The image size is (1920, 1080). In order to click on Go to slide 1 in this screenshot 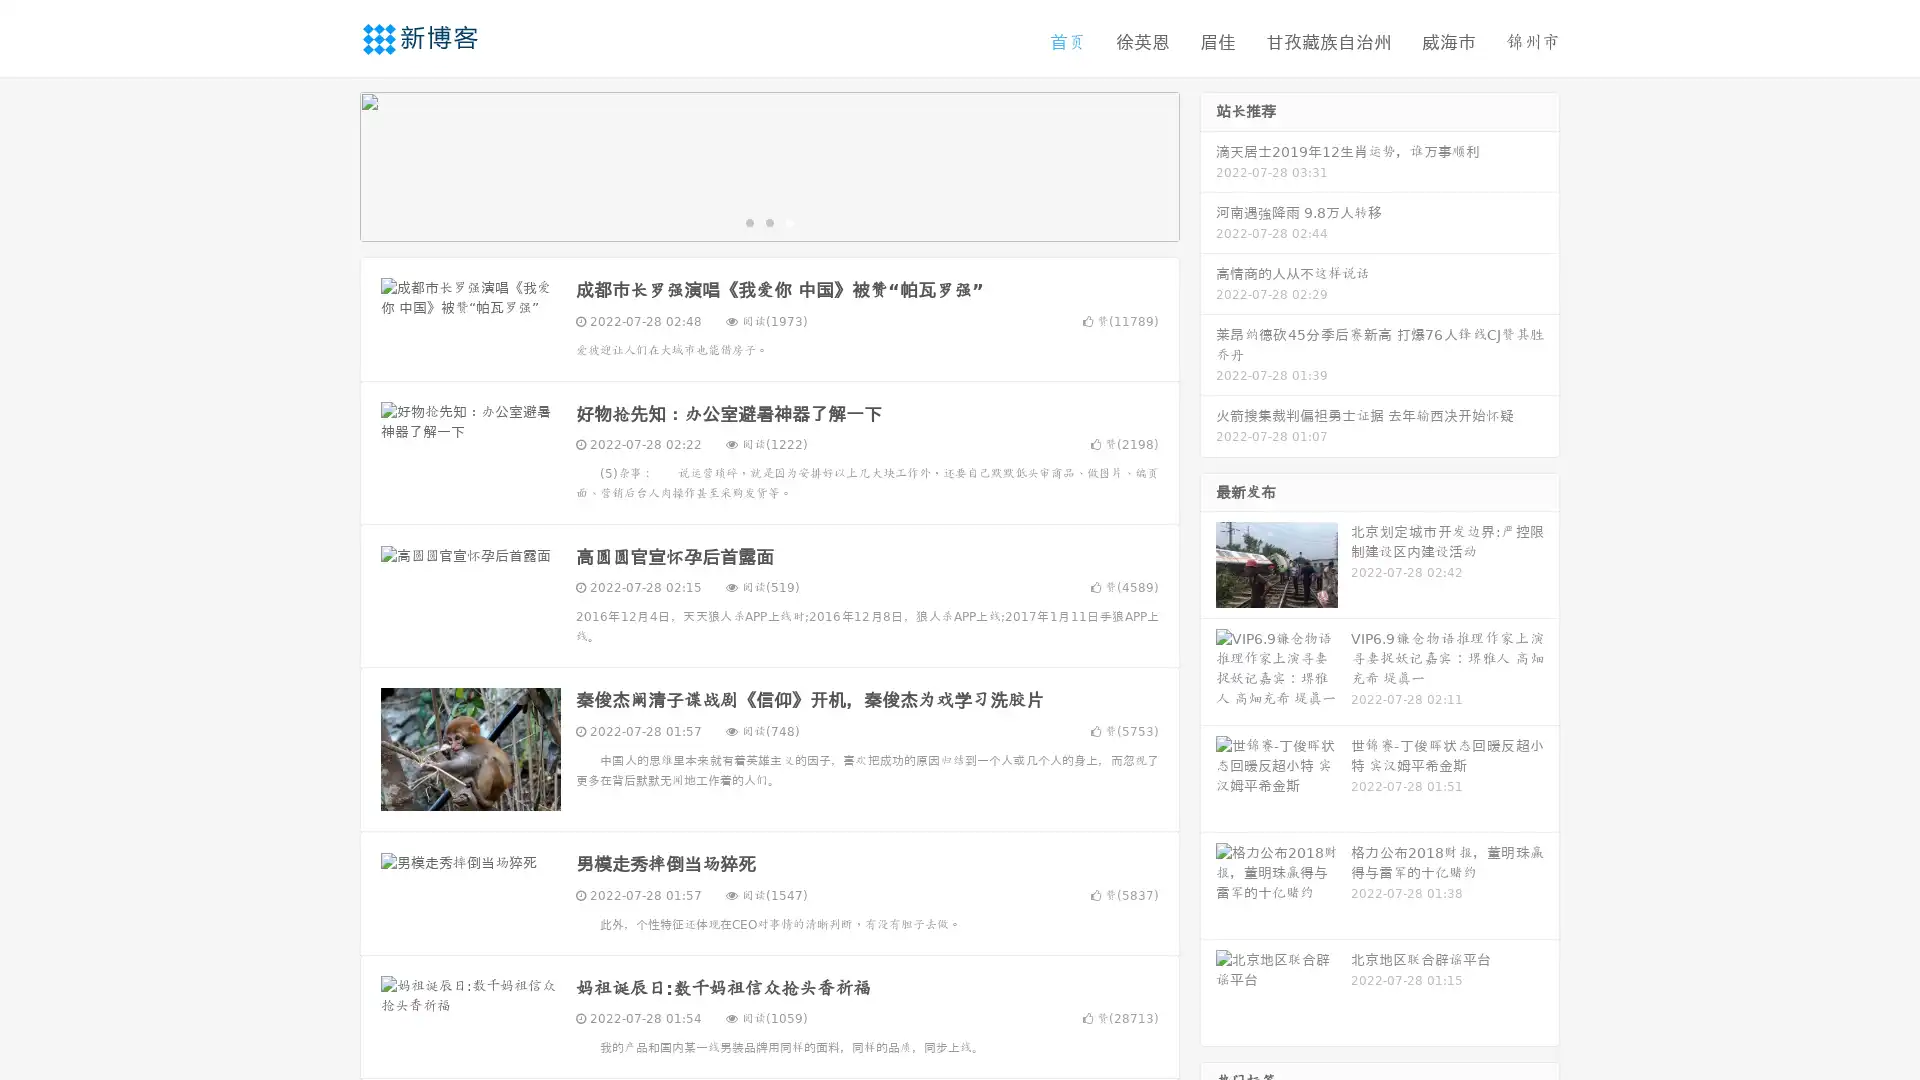, I will do `click(748, 225)`.